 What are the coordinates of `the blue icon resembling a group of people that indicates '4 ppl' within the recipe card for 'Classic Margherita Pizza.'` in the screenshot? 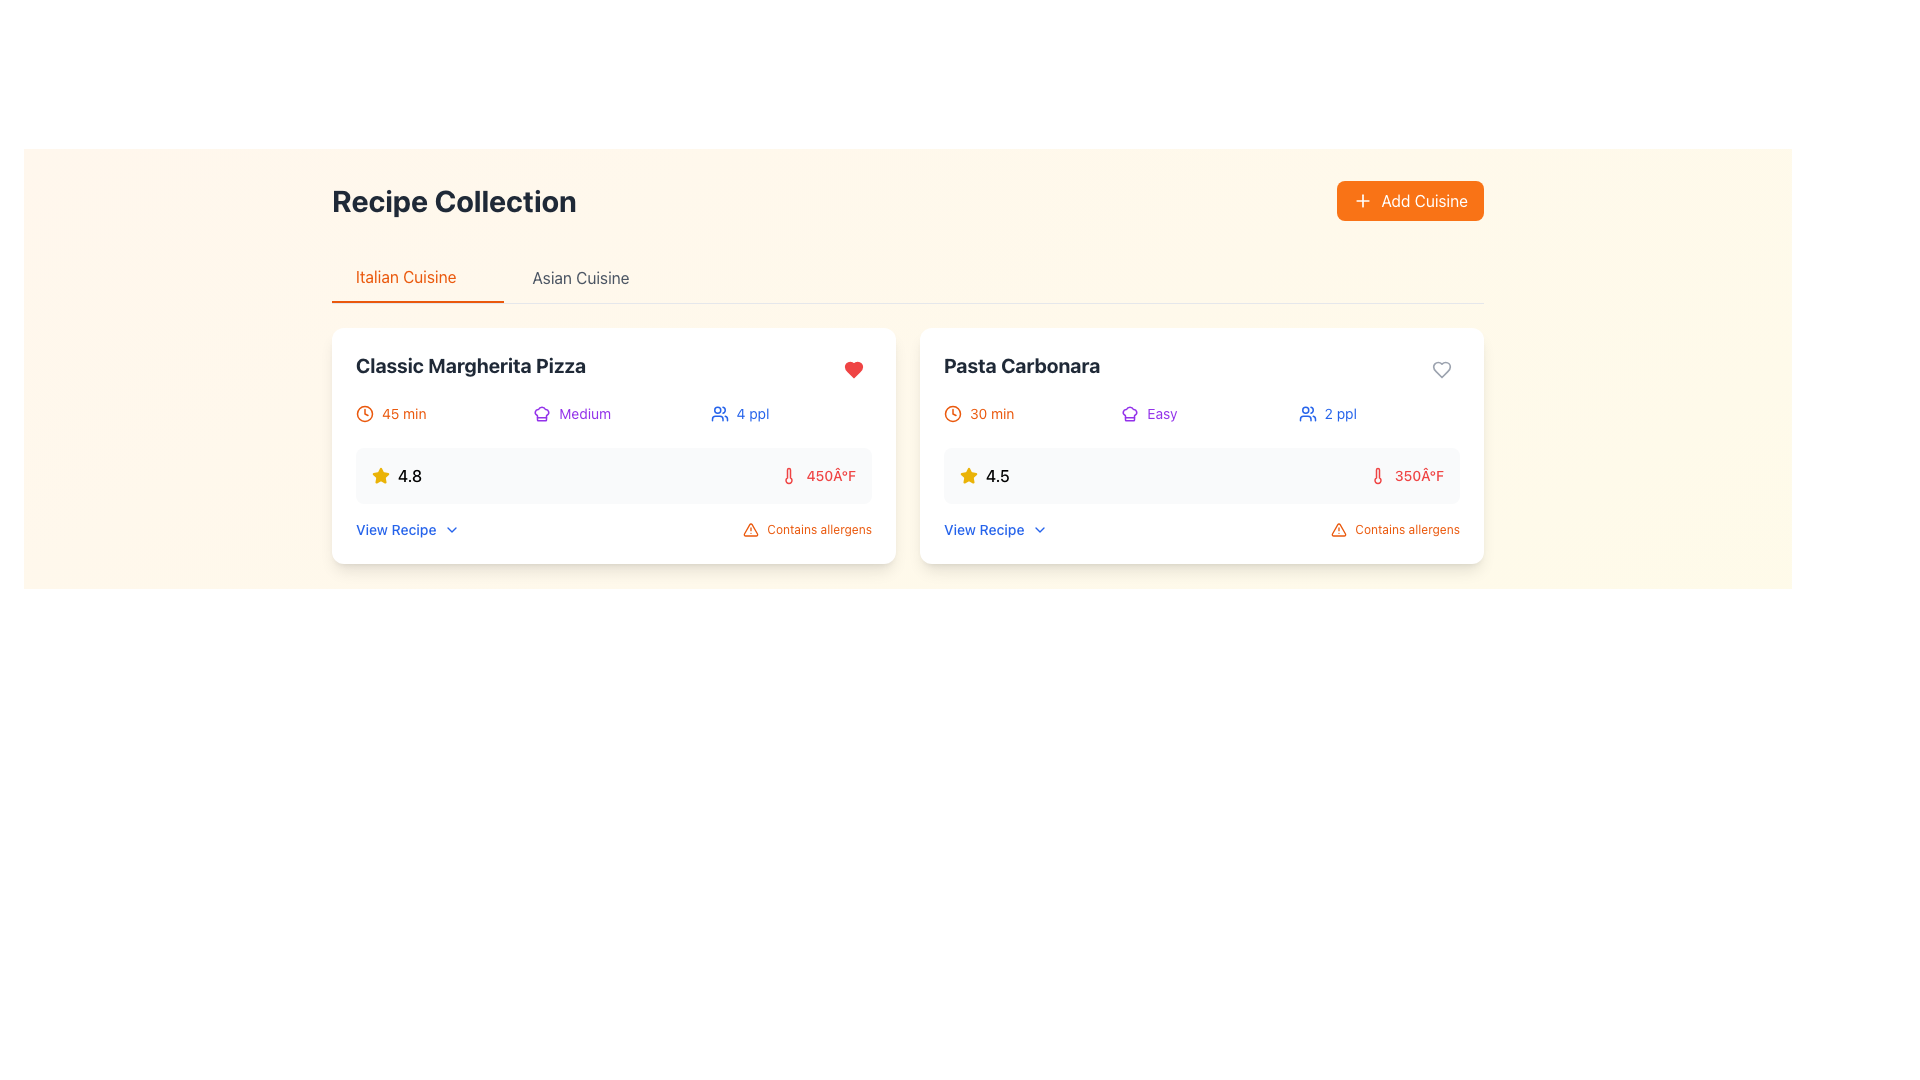 It's located at (719, 412).